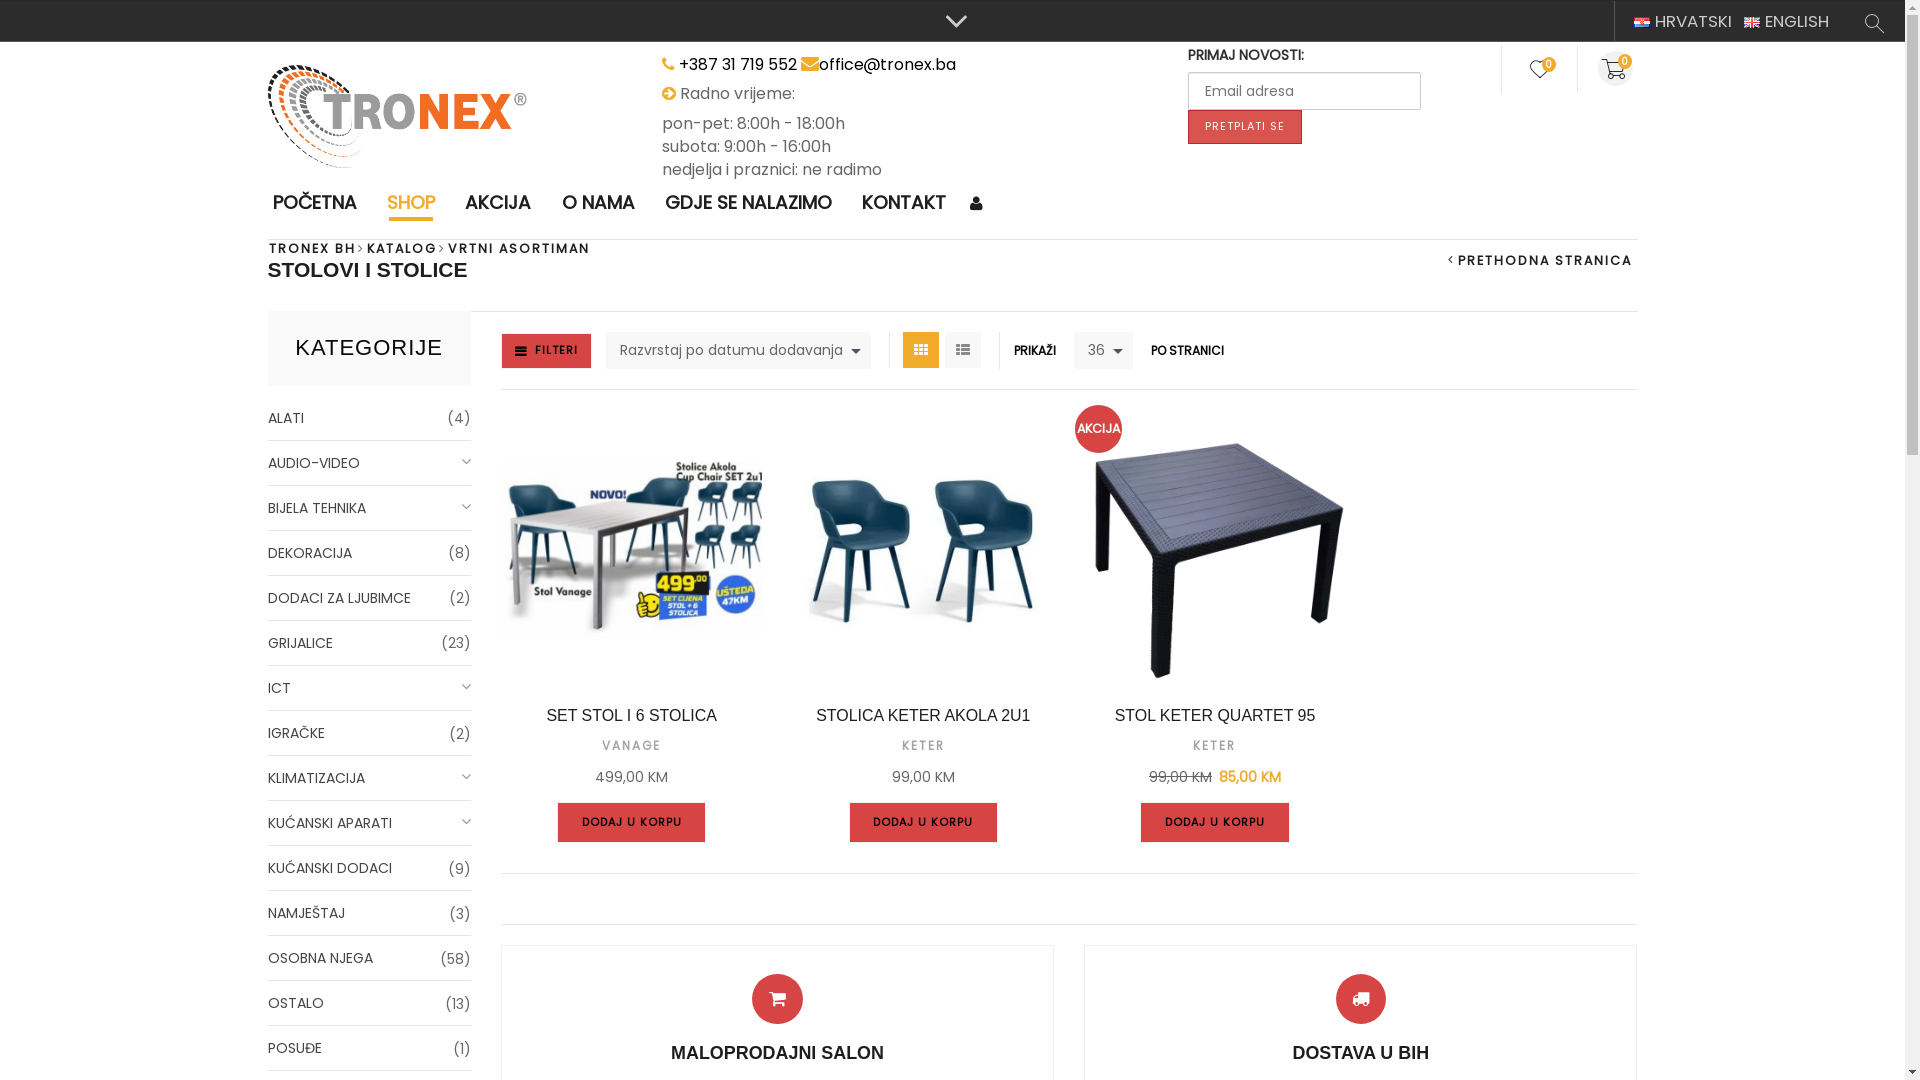 This screenshot has height=1080, width=1920. I want to click on 'AKCIJA', so click(498, 203).